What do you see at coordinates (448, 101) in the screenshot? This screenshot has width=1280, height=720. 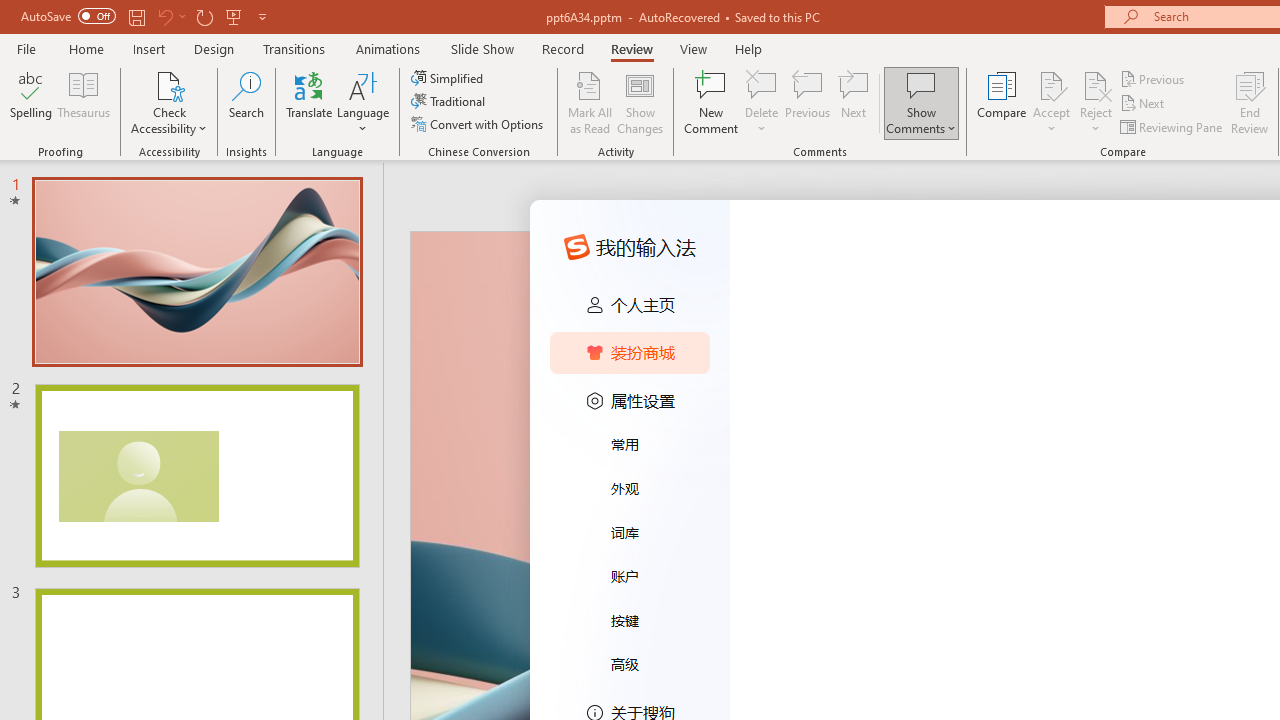 I see `'Traditional'` at bounding box center [448, 101].